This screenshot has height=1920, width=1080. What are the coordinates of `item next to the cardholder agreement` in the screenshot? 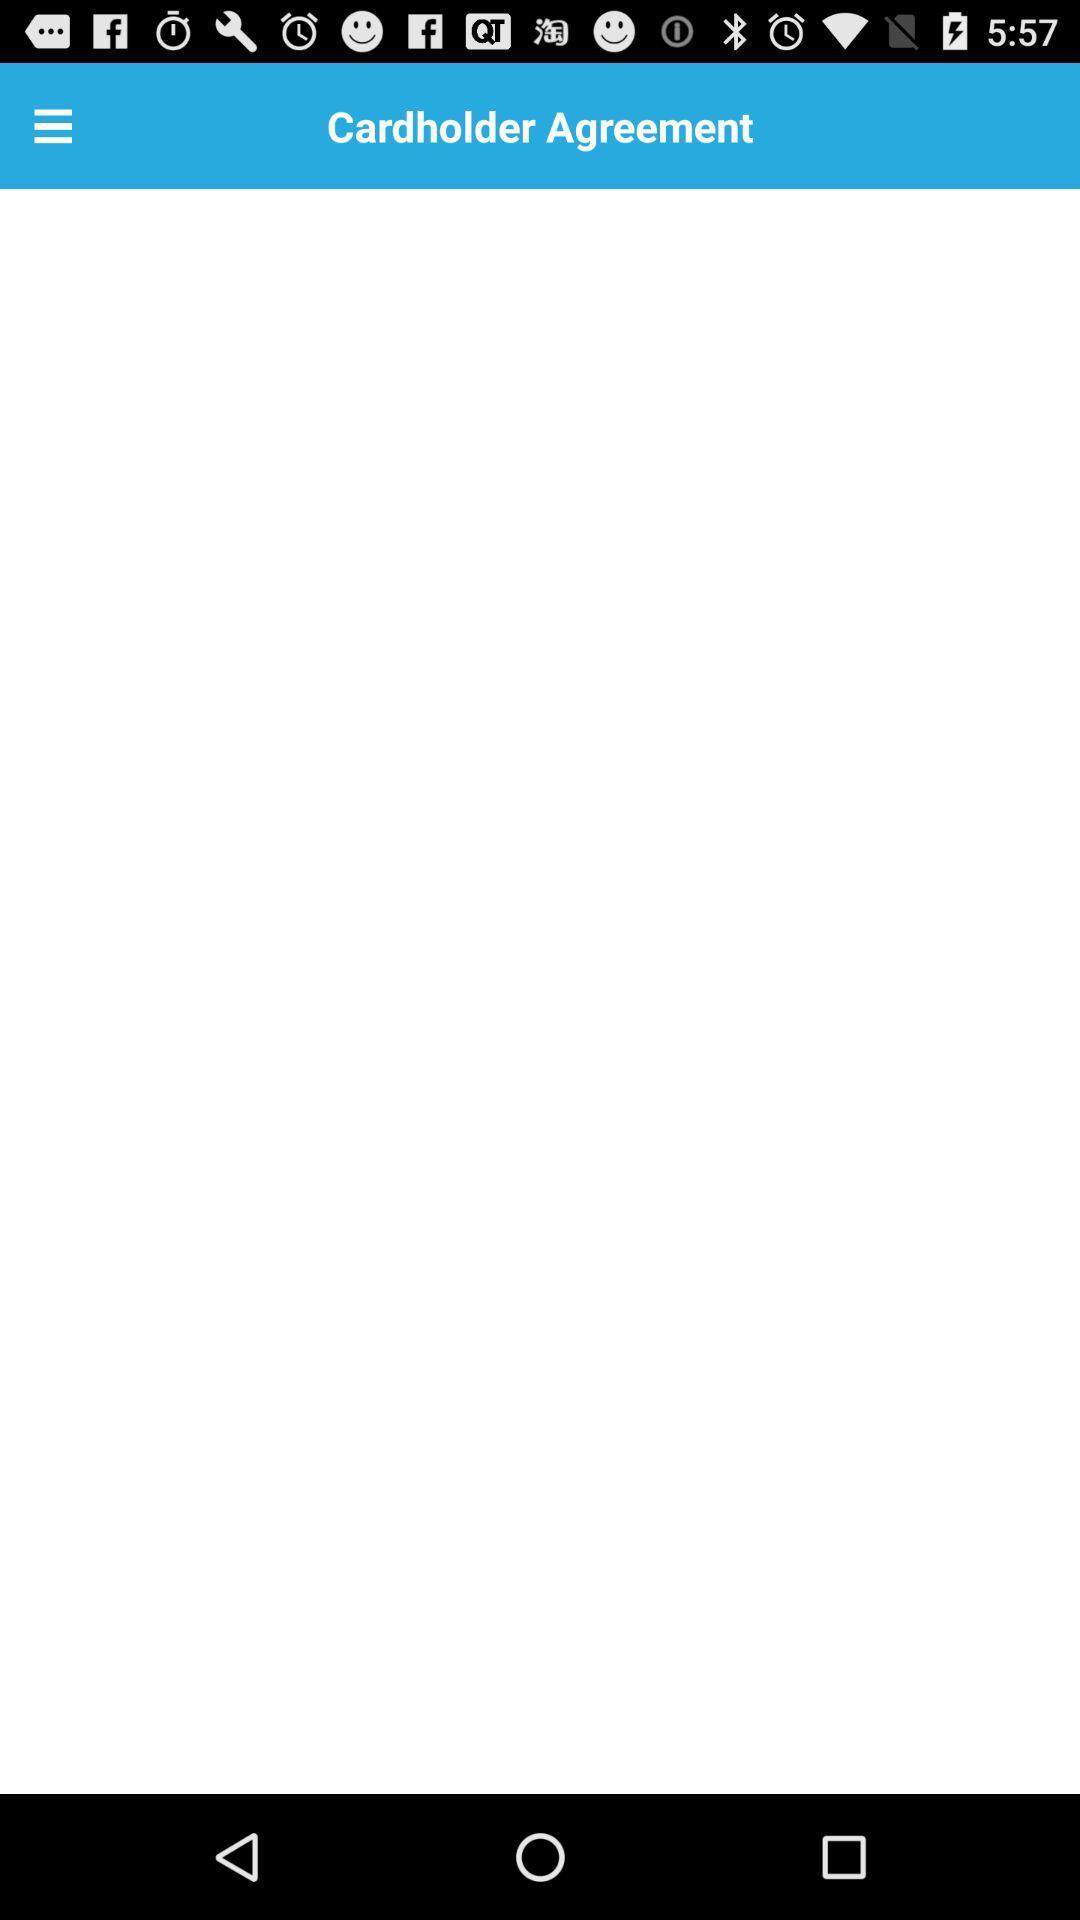 It's located at (52, 124).